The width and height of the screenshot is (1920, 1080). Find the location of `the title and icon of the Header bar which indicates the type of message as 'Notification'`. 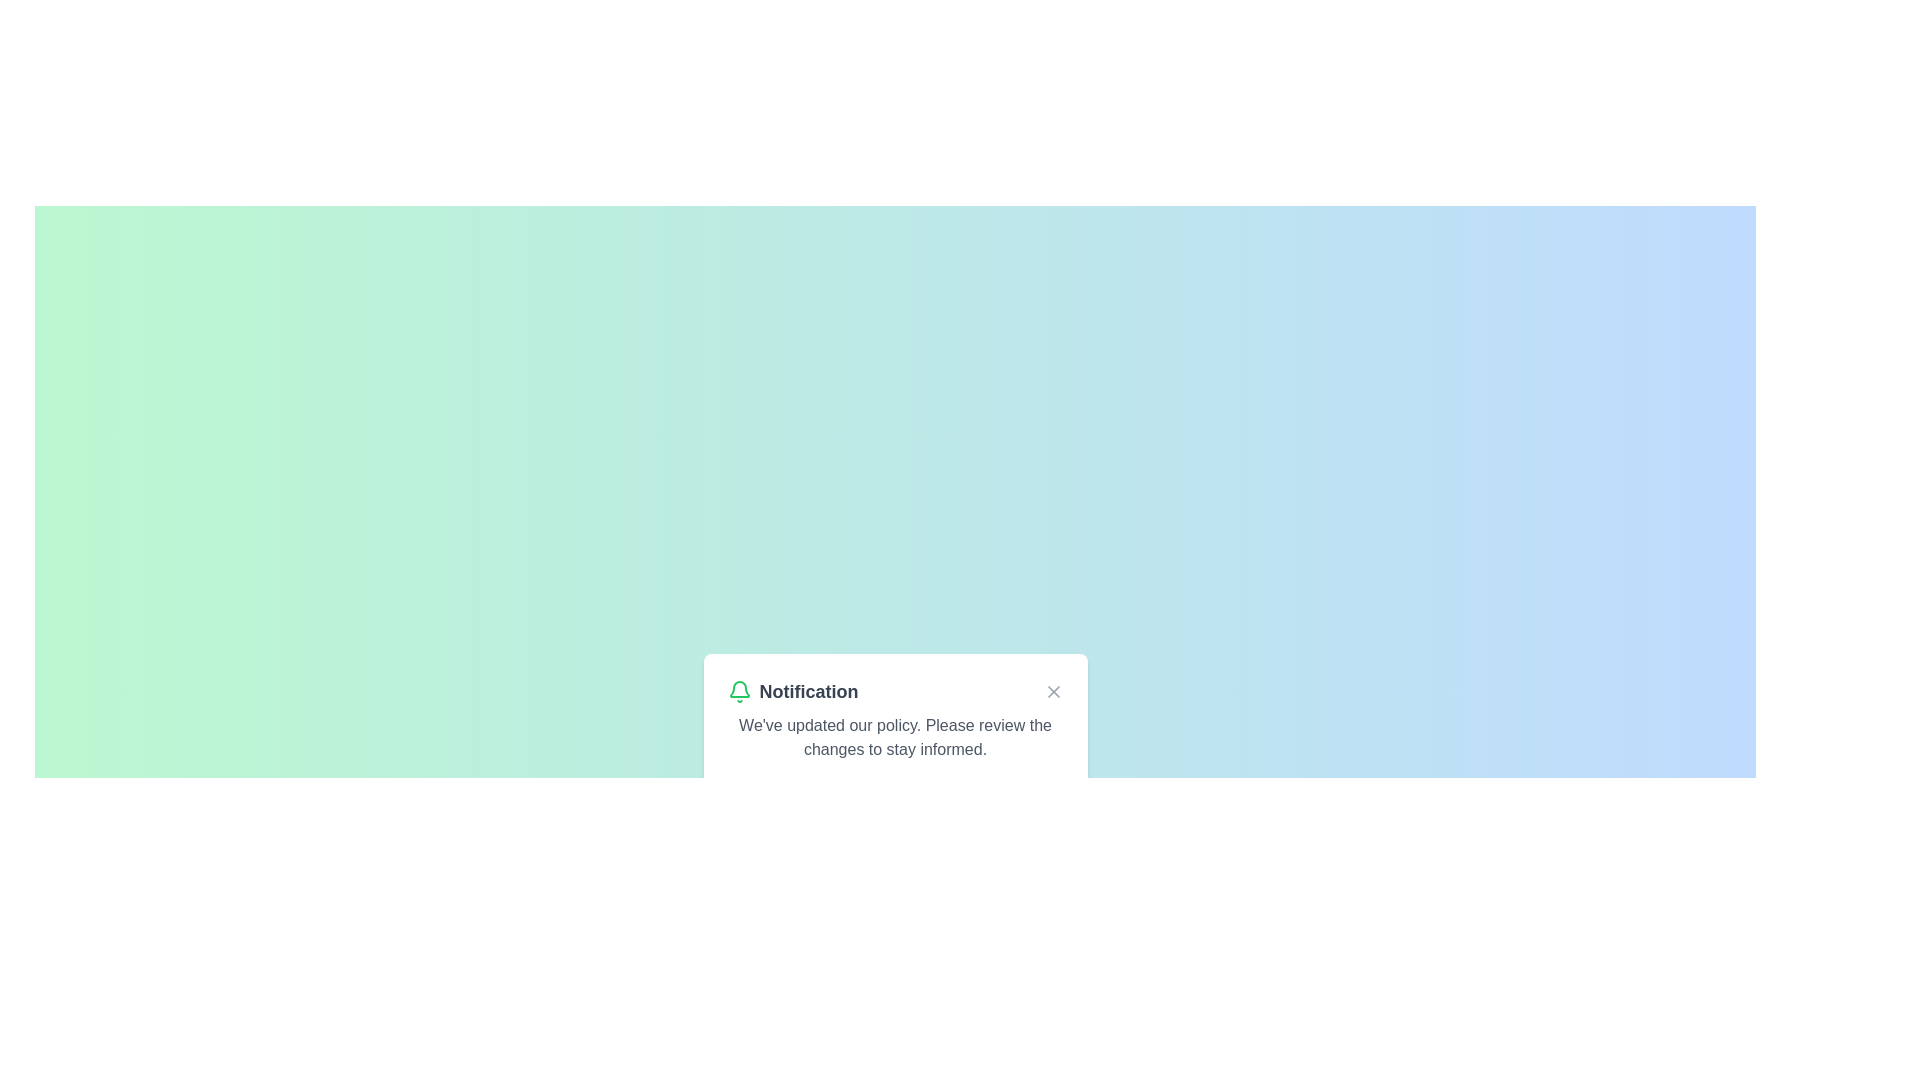

the title and icon of the Header bar which indicates the type of message as 'Notification' is located at coordinates (894, 690).